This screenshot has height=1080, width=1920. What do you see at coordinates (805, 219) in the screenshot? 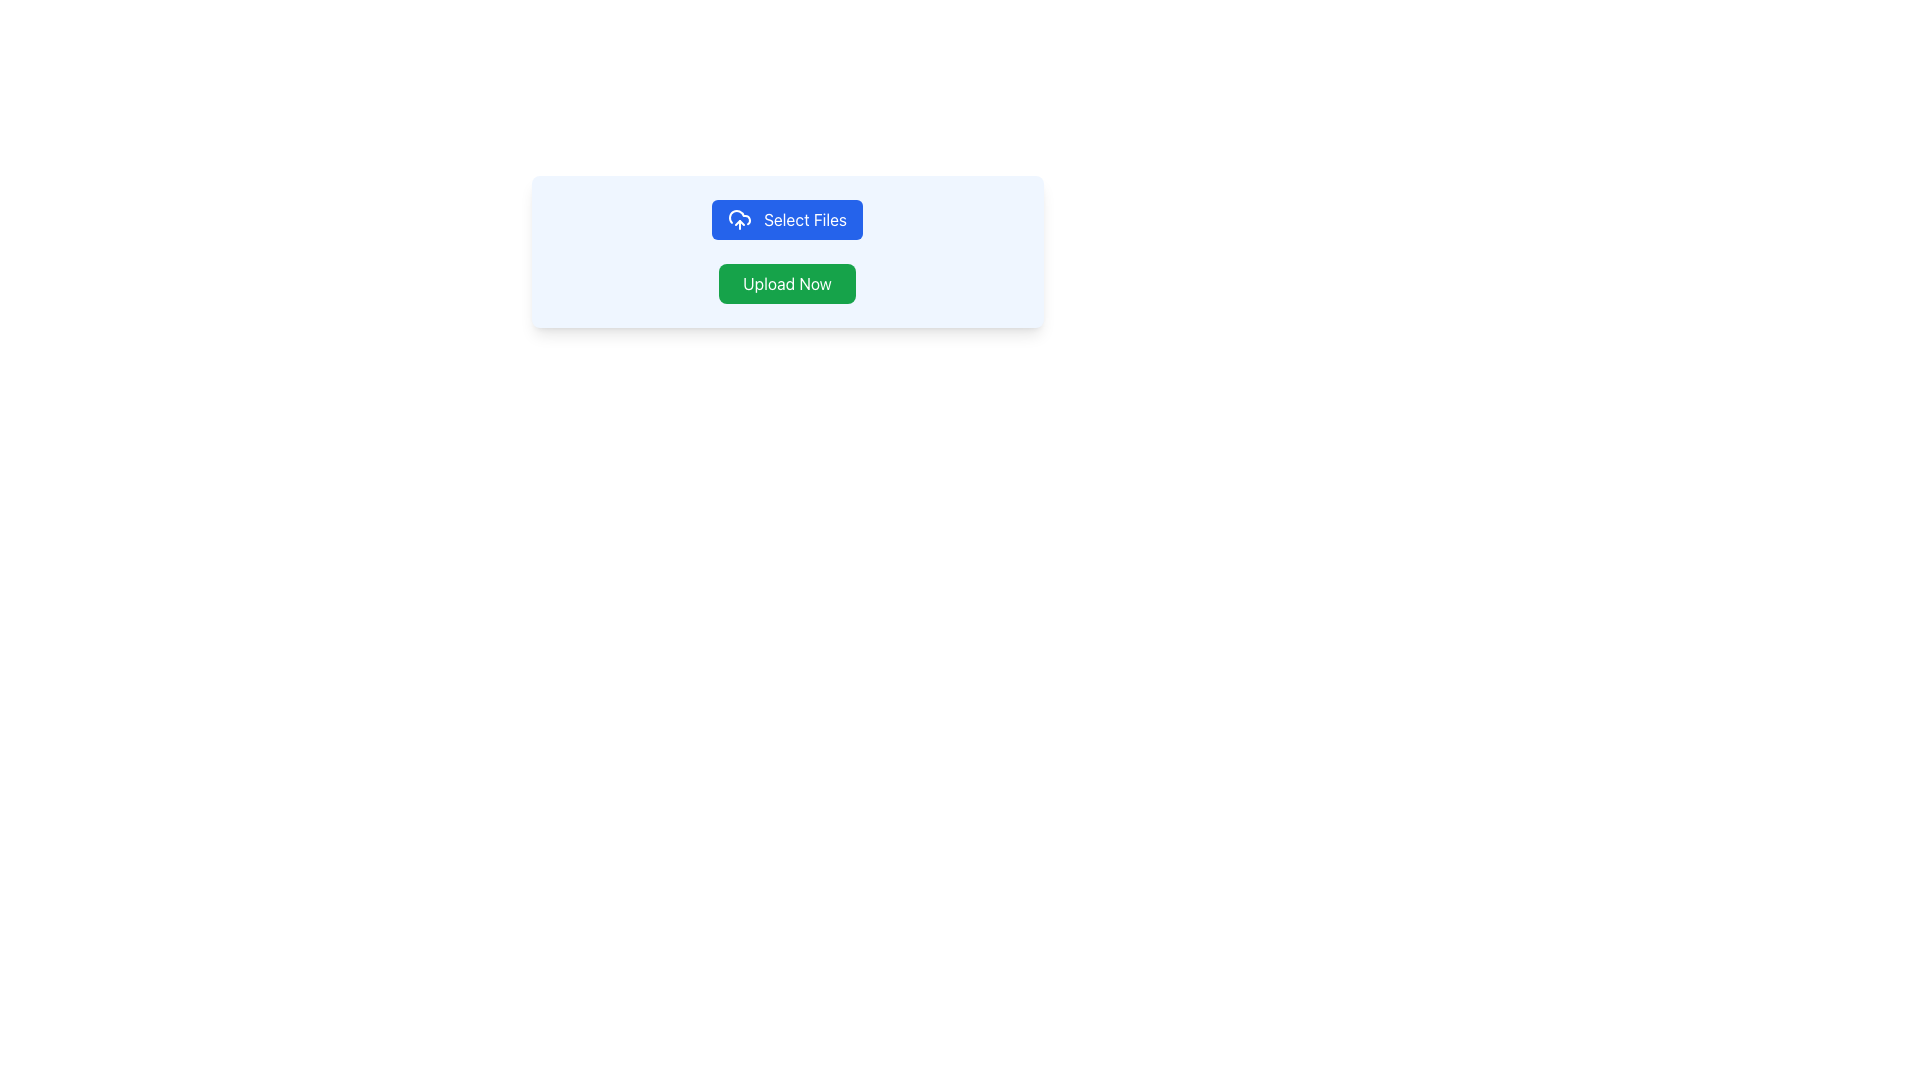
I see `the 'Select Files' button text label that indicates its purpose, positioned at the top-center of the layout, right next to the cloud icon` at bounding box center [805, 219].